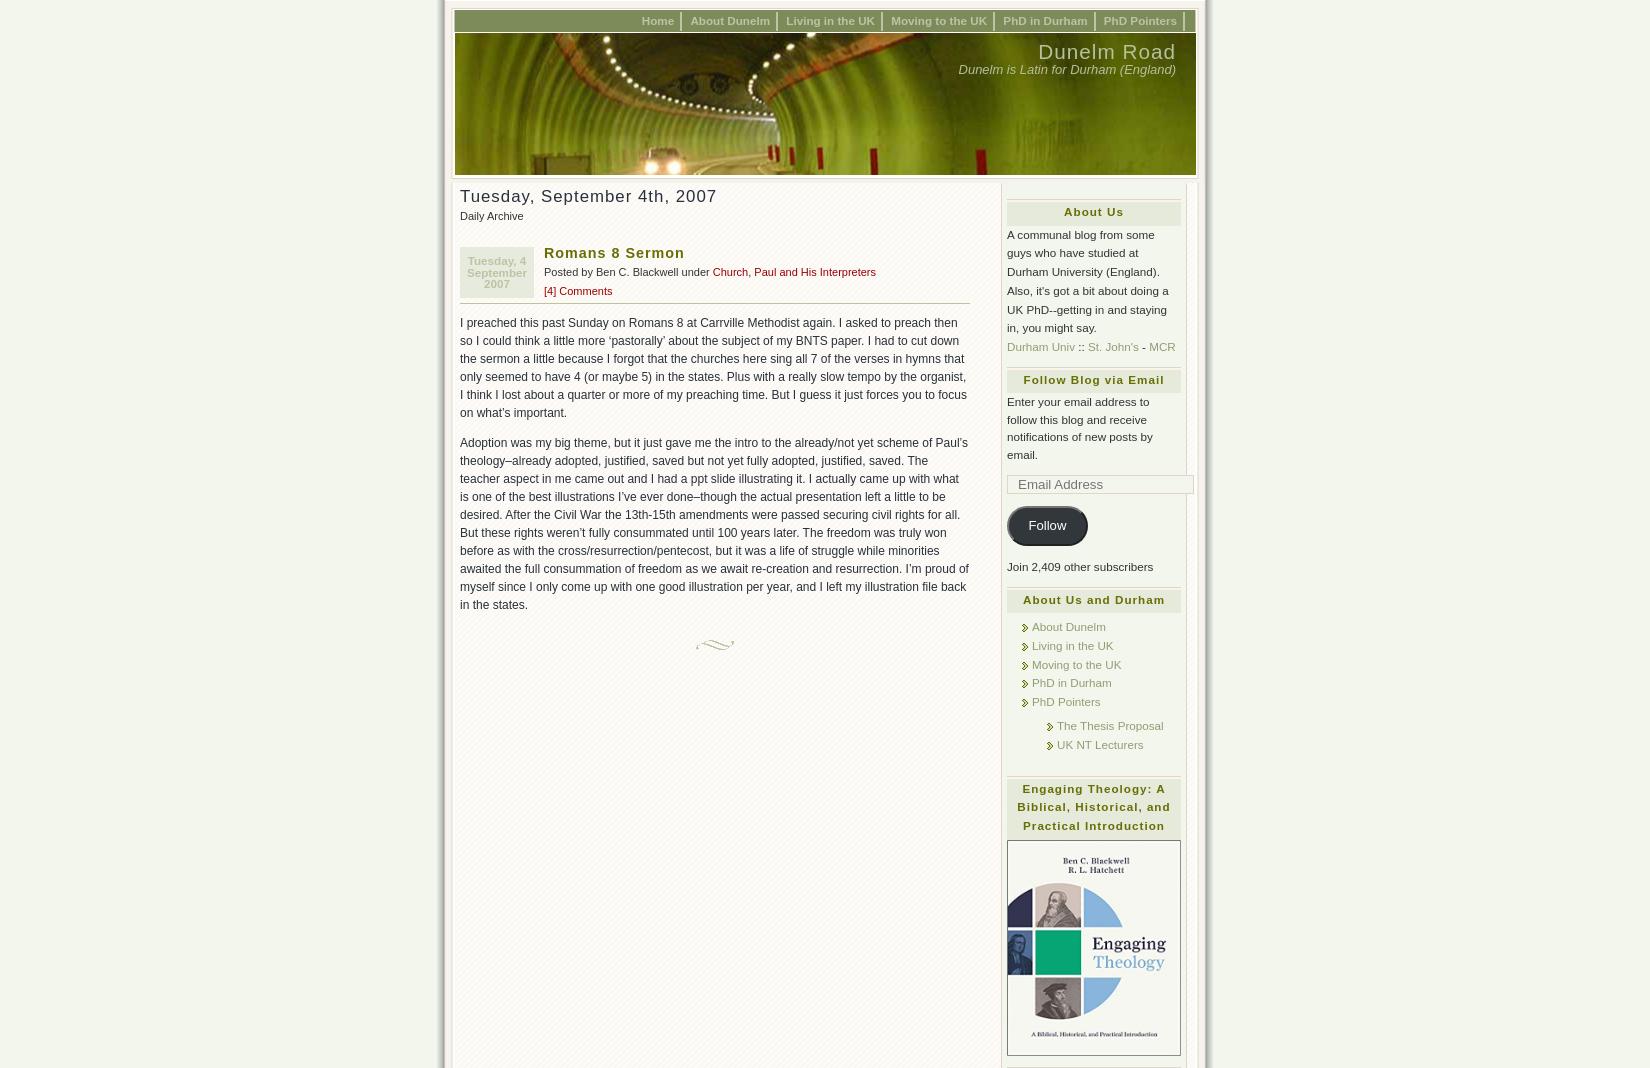 The width and height of the screenshot is (1650, 1068). Describe the element at coordinates (1109, 724) in the screenshot. I see `'The Thesis Proposal'` at that location.